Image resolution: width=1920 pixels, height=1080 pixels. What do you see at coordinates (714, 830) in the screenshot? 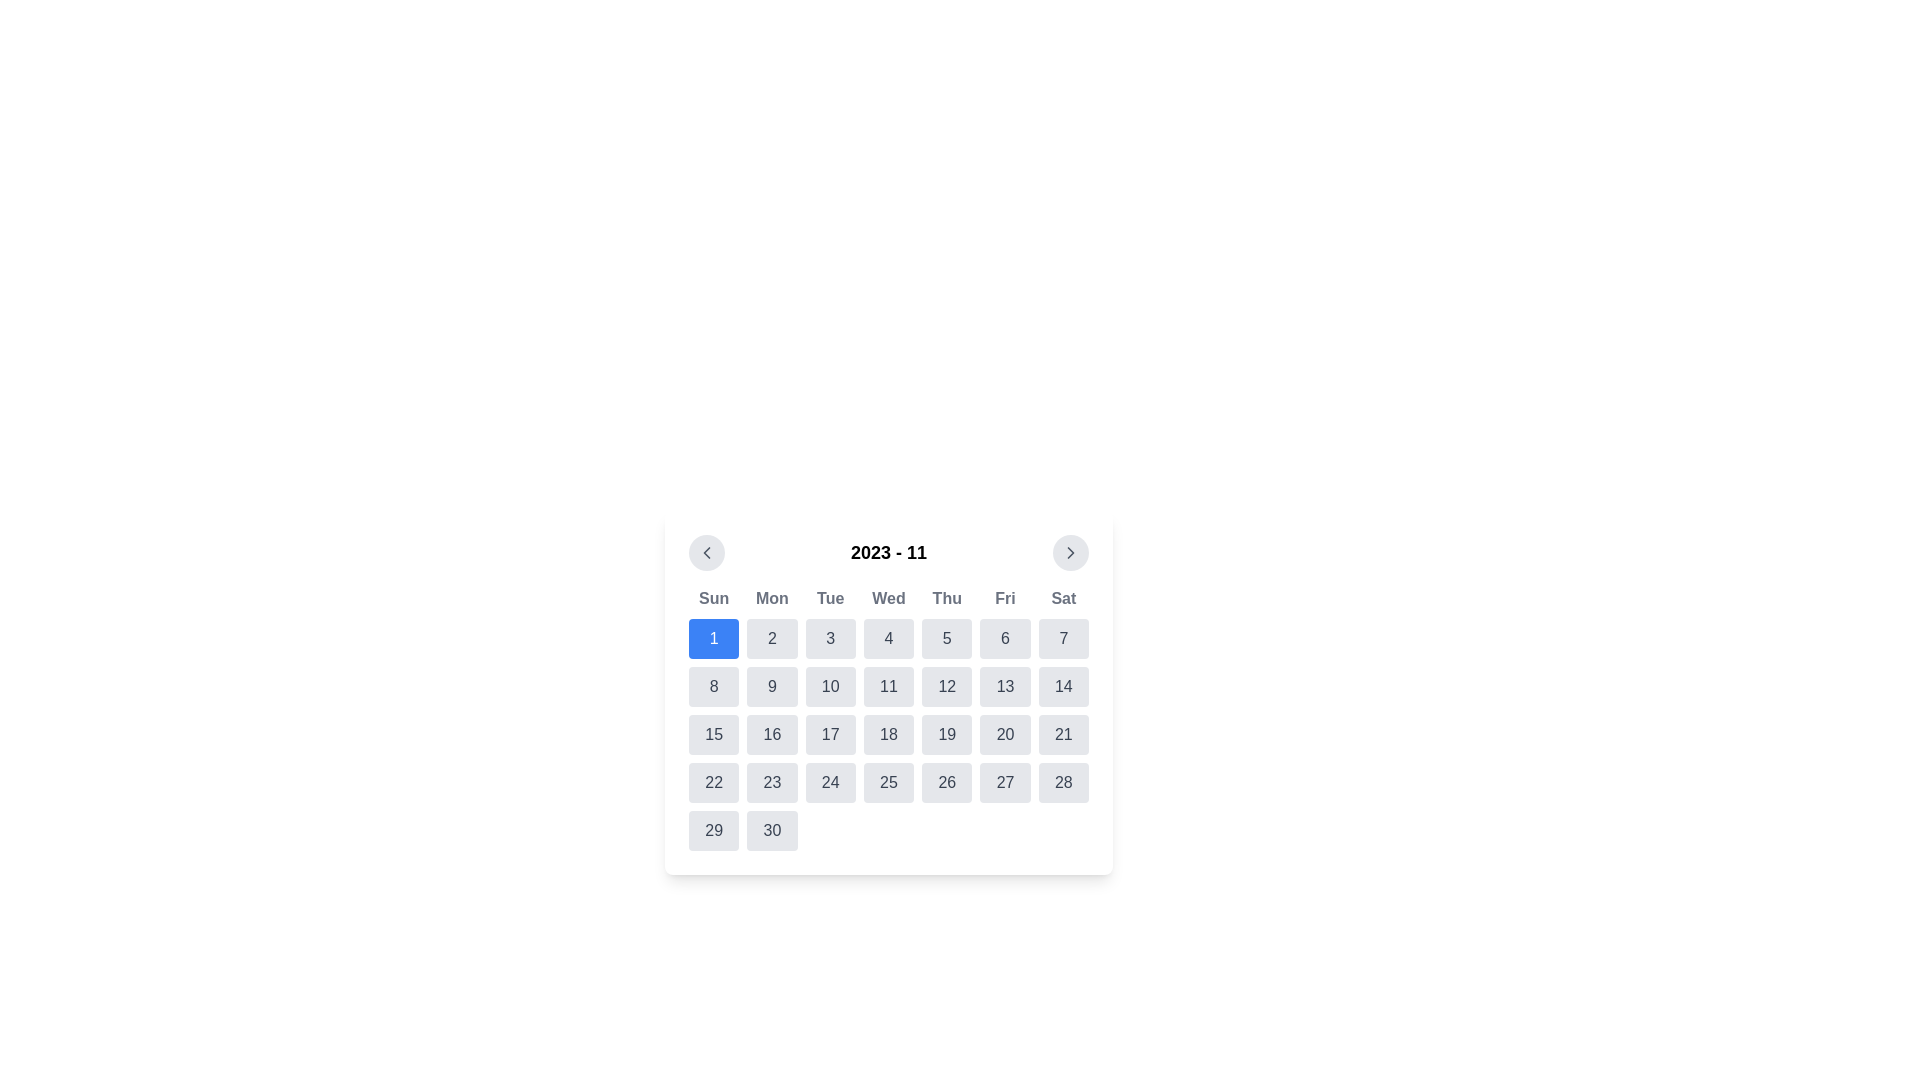
I see `the calendar date button located in the bottom row and first column of the grid` at bounding box center [714, 830].